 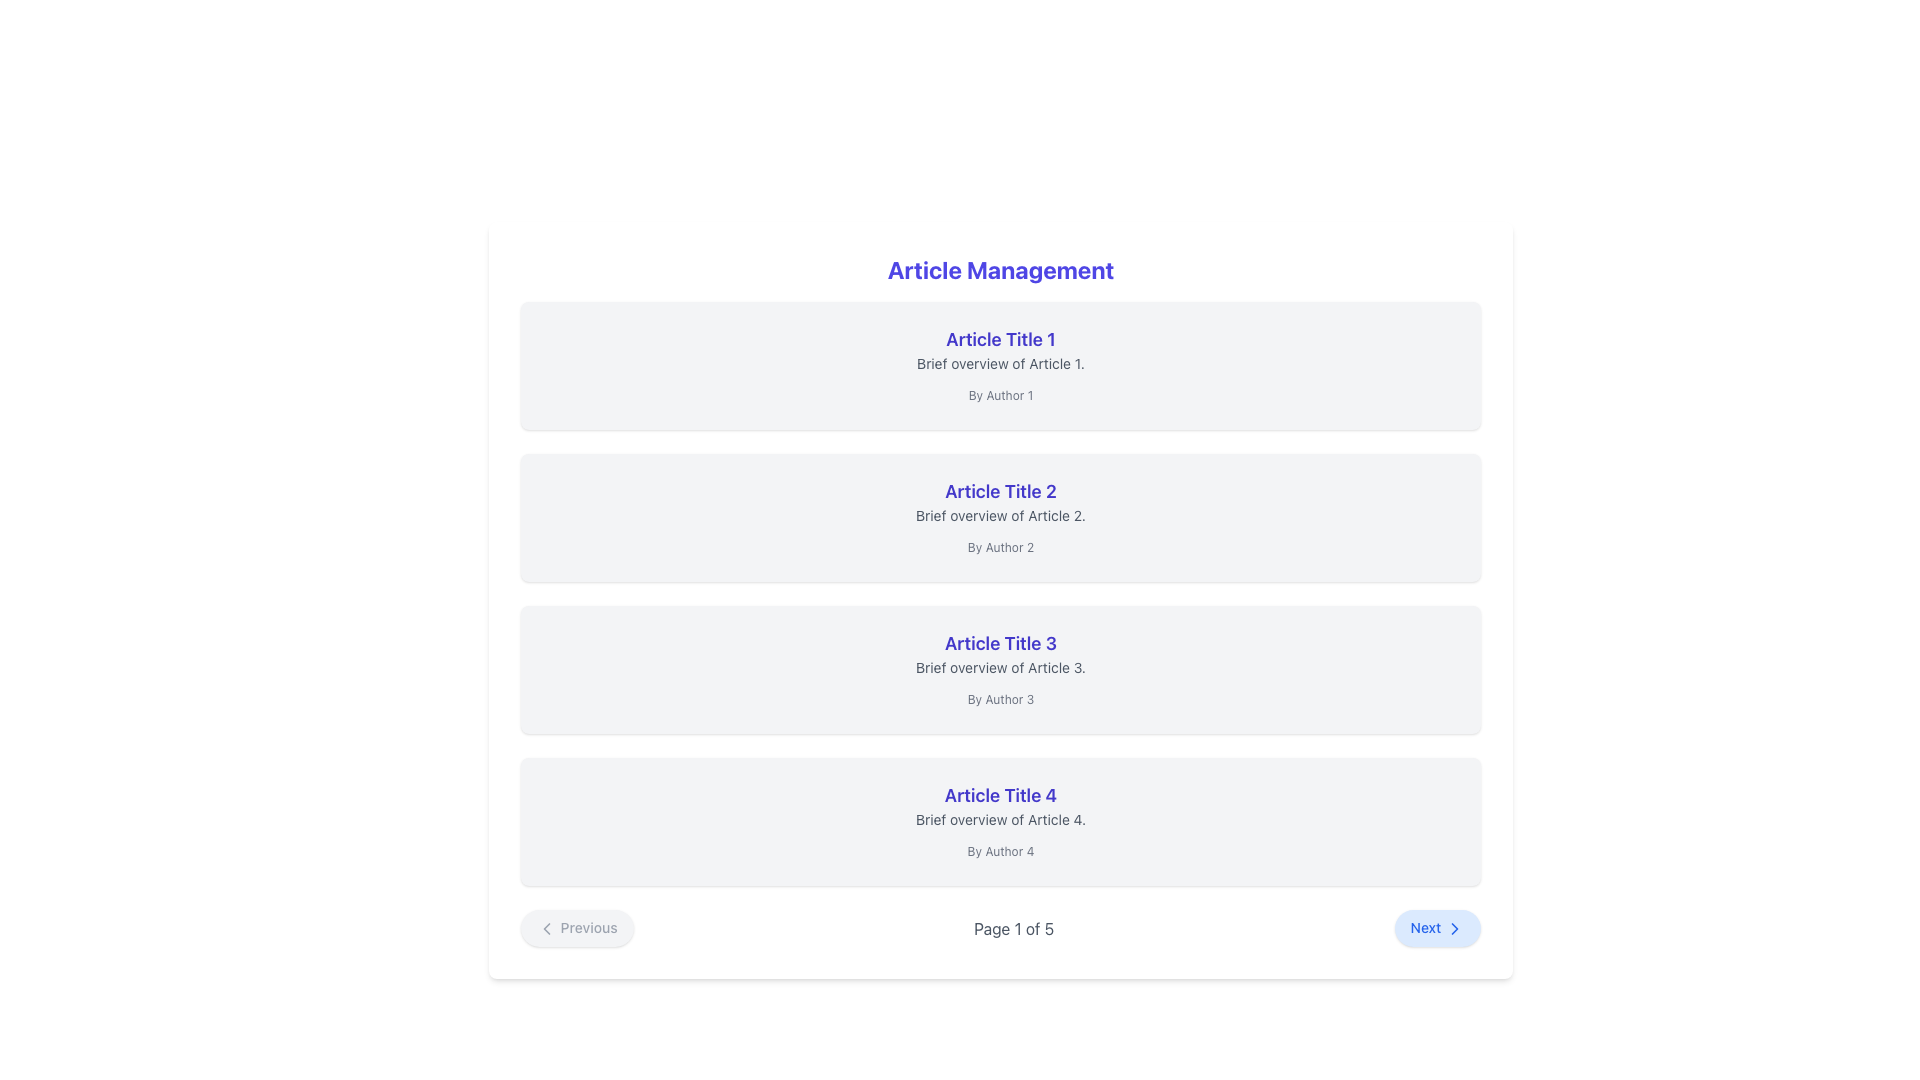 I want to click on the static text element indicating the author of 'Article Title 2', which is located below the article's brief overview text, so click(x=1001, y=547).